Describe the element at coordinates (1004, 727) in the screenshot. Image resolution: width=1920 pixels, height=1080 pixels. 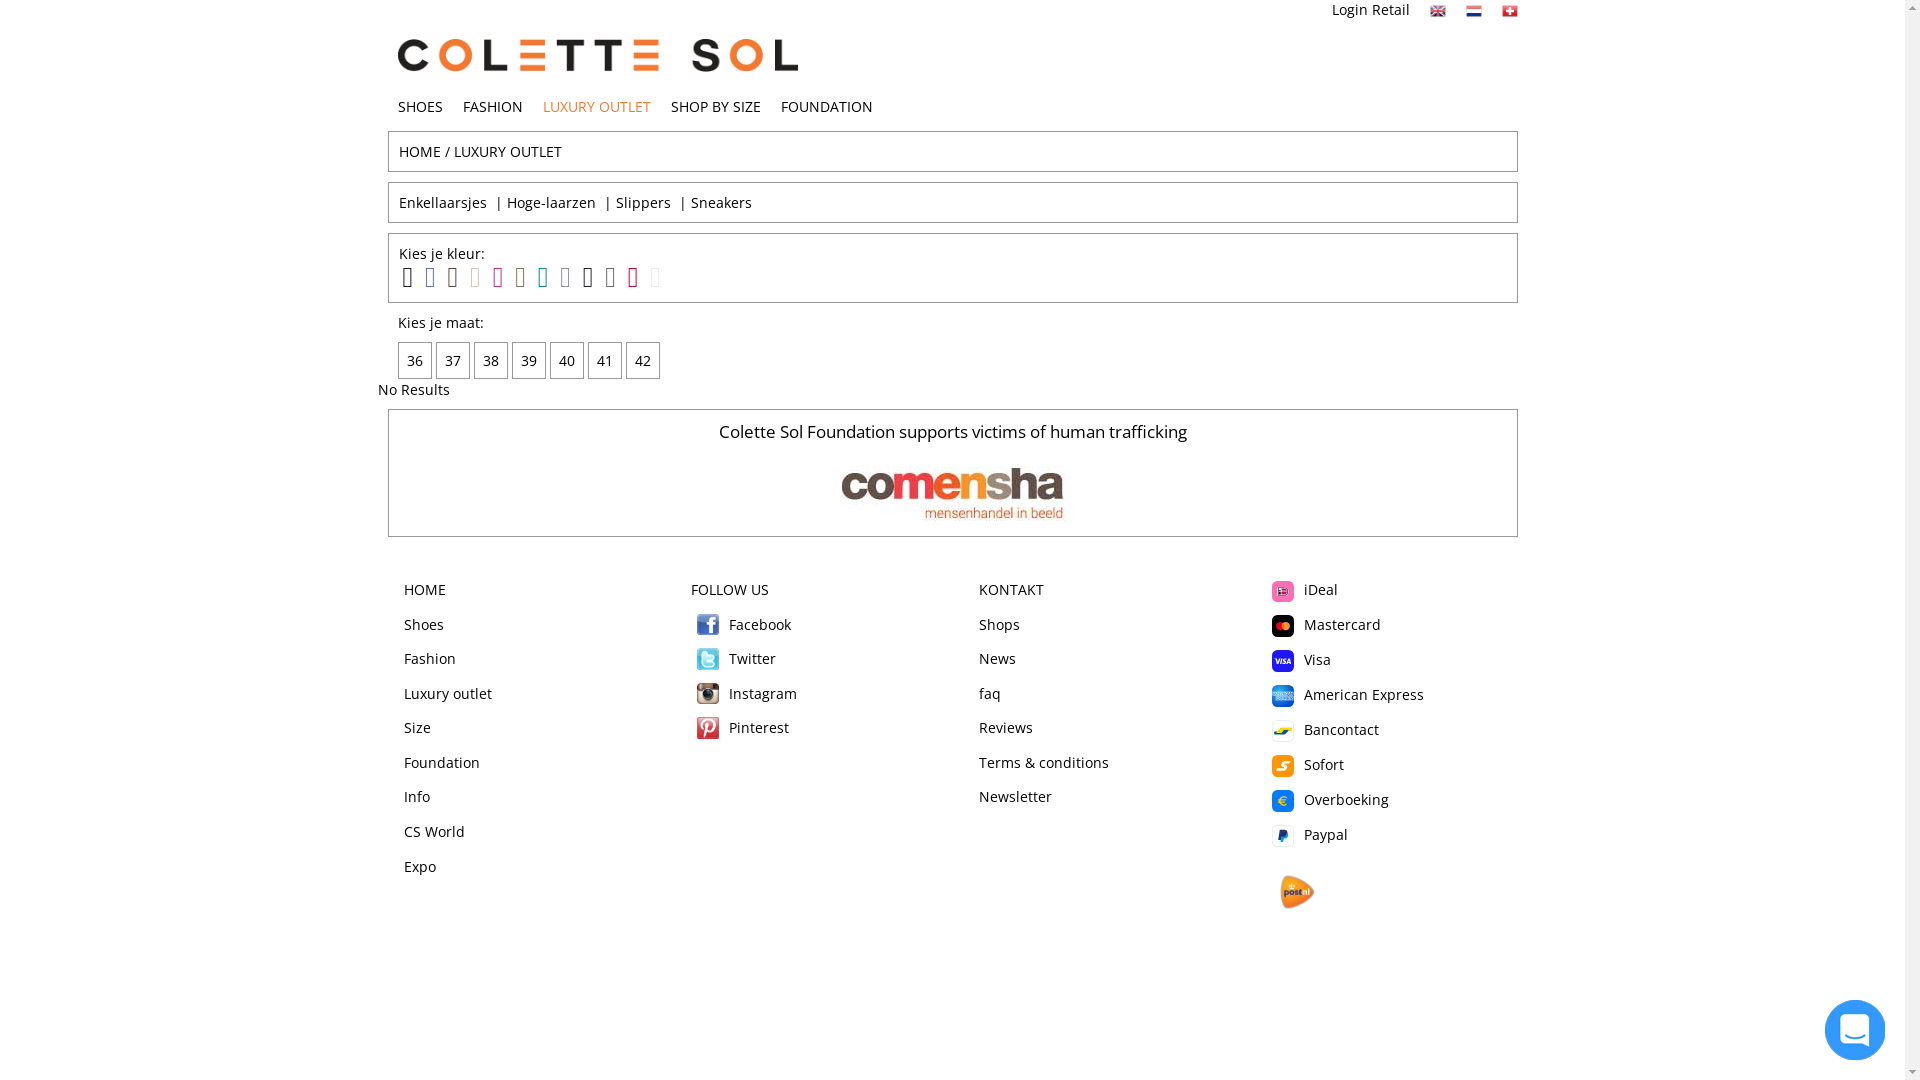
I see `'Reviews'` at that location.